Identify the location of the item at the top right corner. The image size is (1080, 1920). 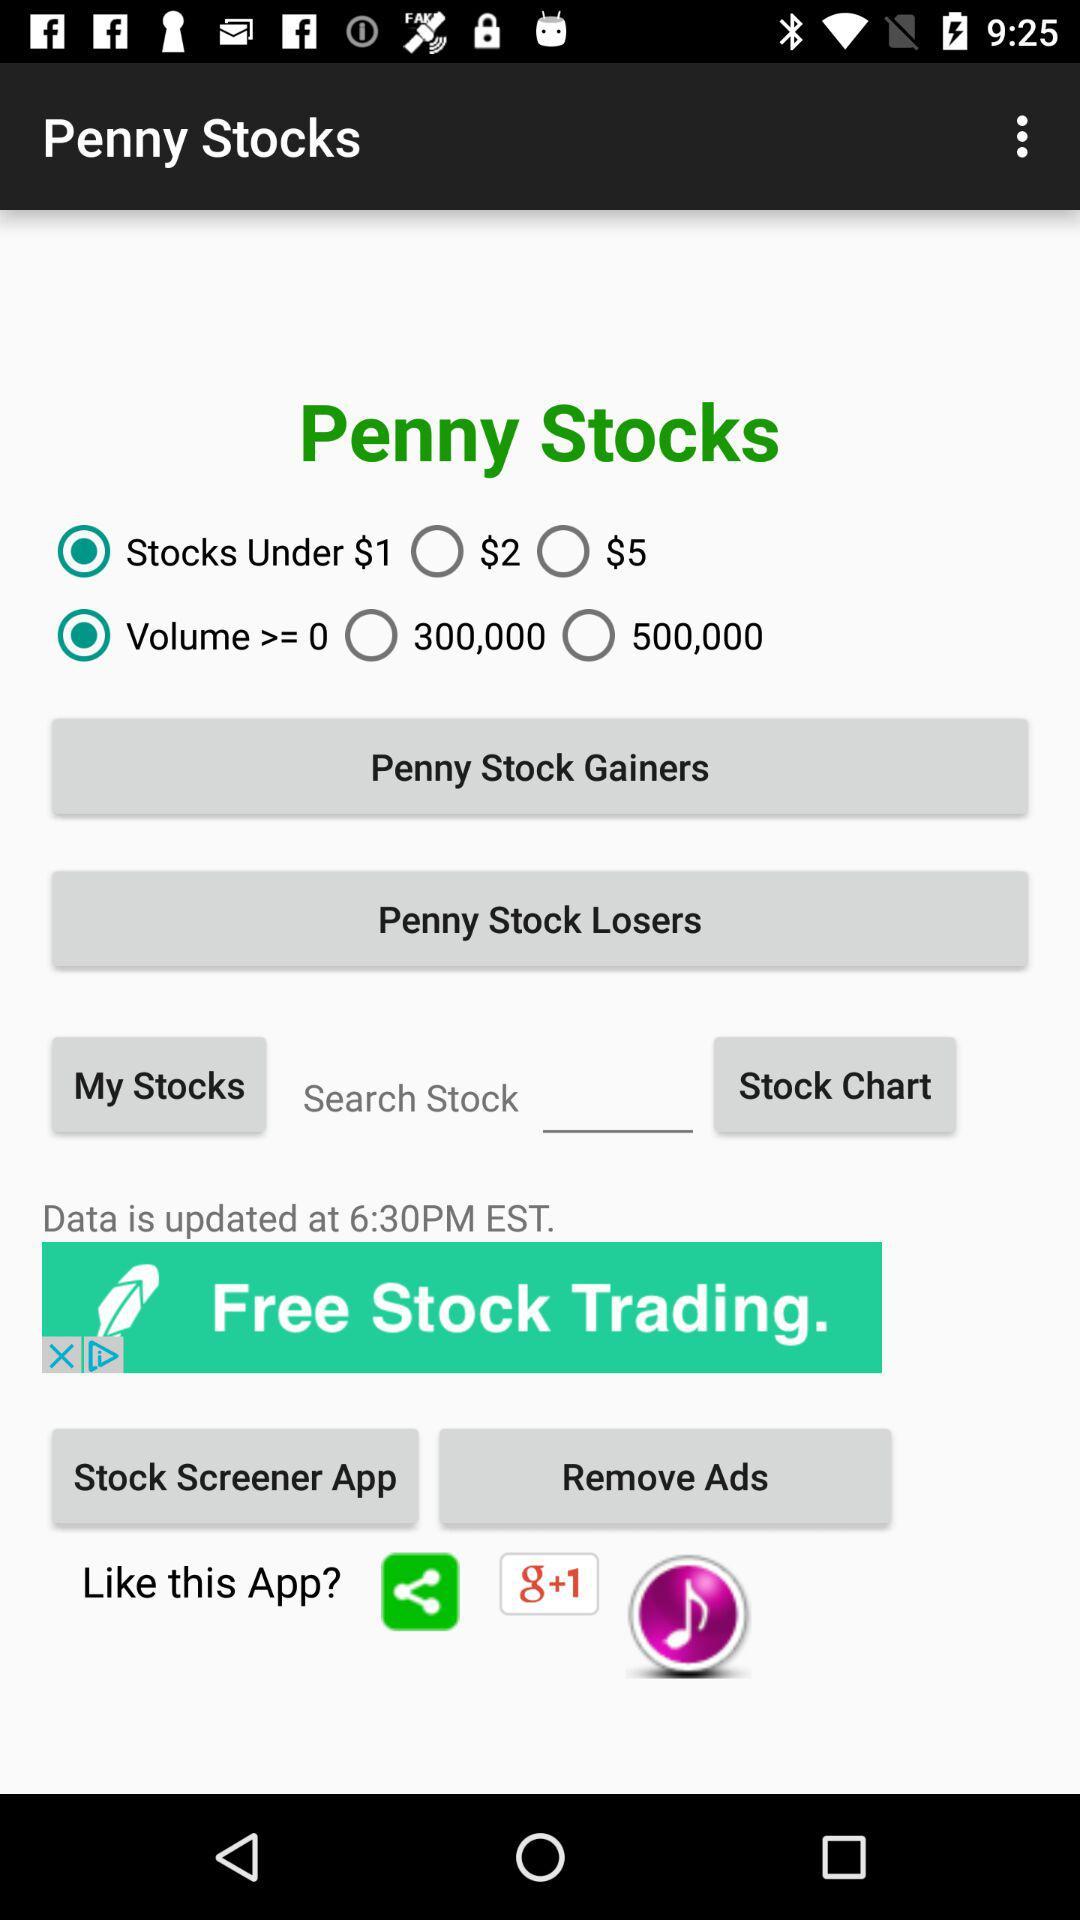
(1027, 135).